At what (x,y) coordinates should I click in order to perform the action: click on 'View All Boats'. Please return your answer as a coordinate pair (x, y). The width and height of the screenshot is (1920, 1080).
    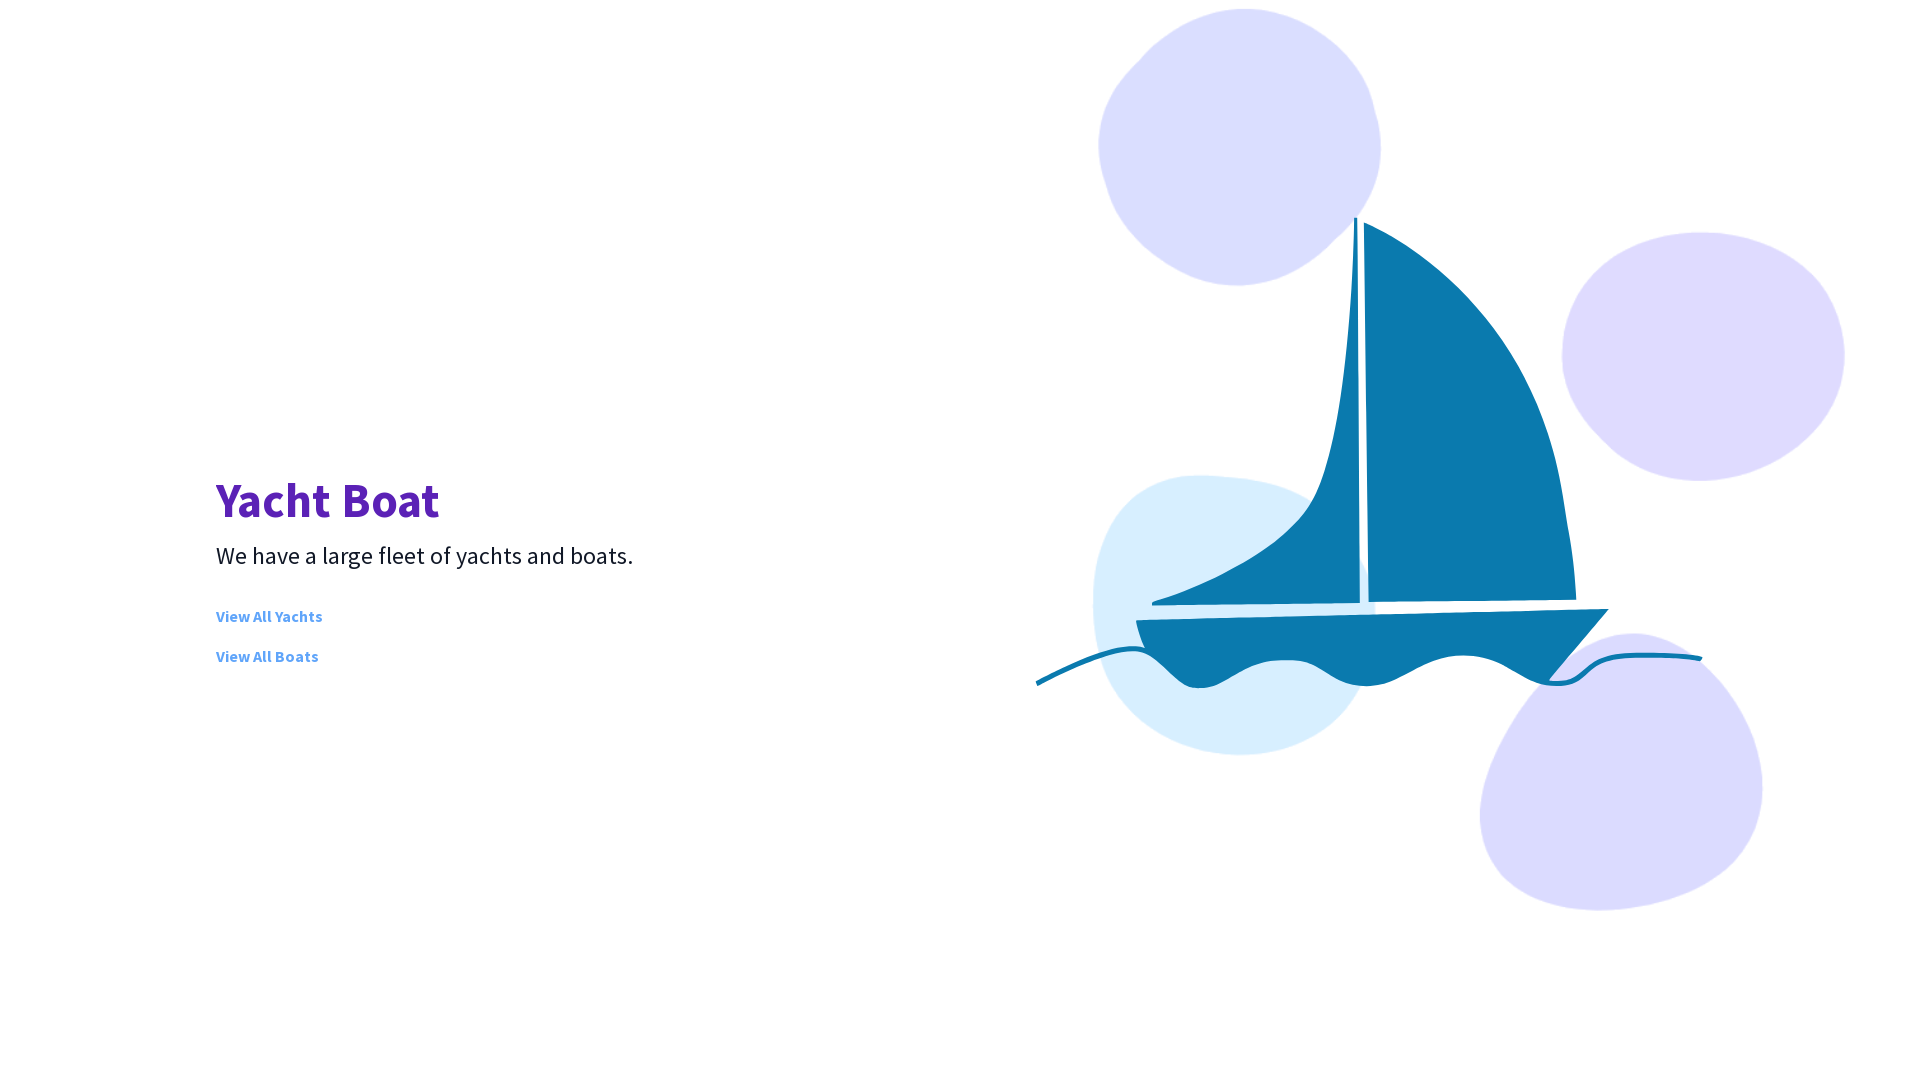
    Looking at the image, I should click on (266, 655).